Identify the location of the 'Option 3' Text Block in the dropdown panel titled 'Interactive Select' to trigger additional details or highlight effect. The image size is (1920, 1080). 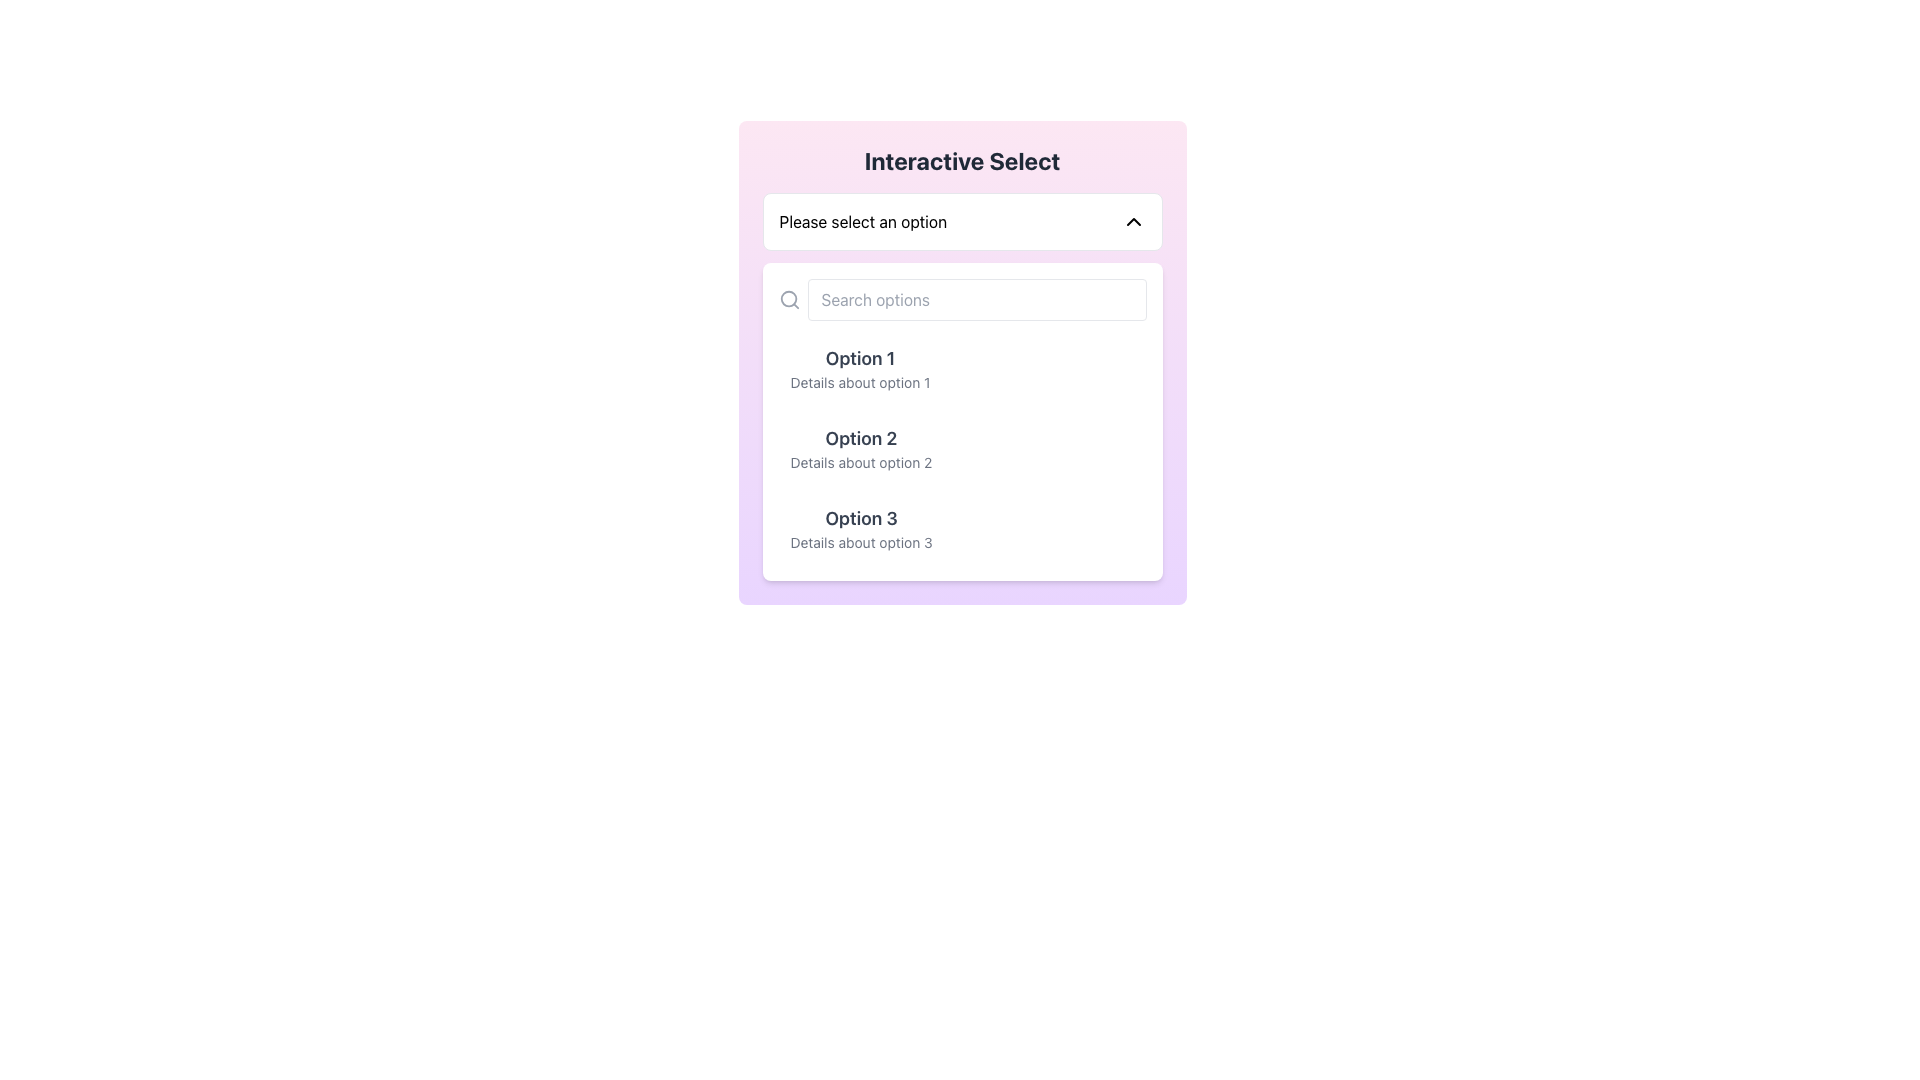
(861, 527).